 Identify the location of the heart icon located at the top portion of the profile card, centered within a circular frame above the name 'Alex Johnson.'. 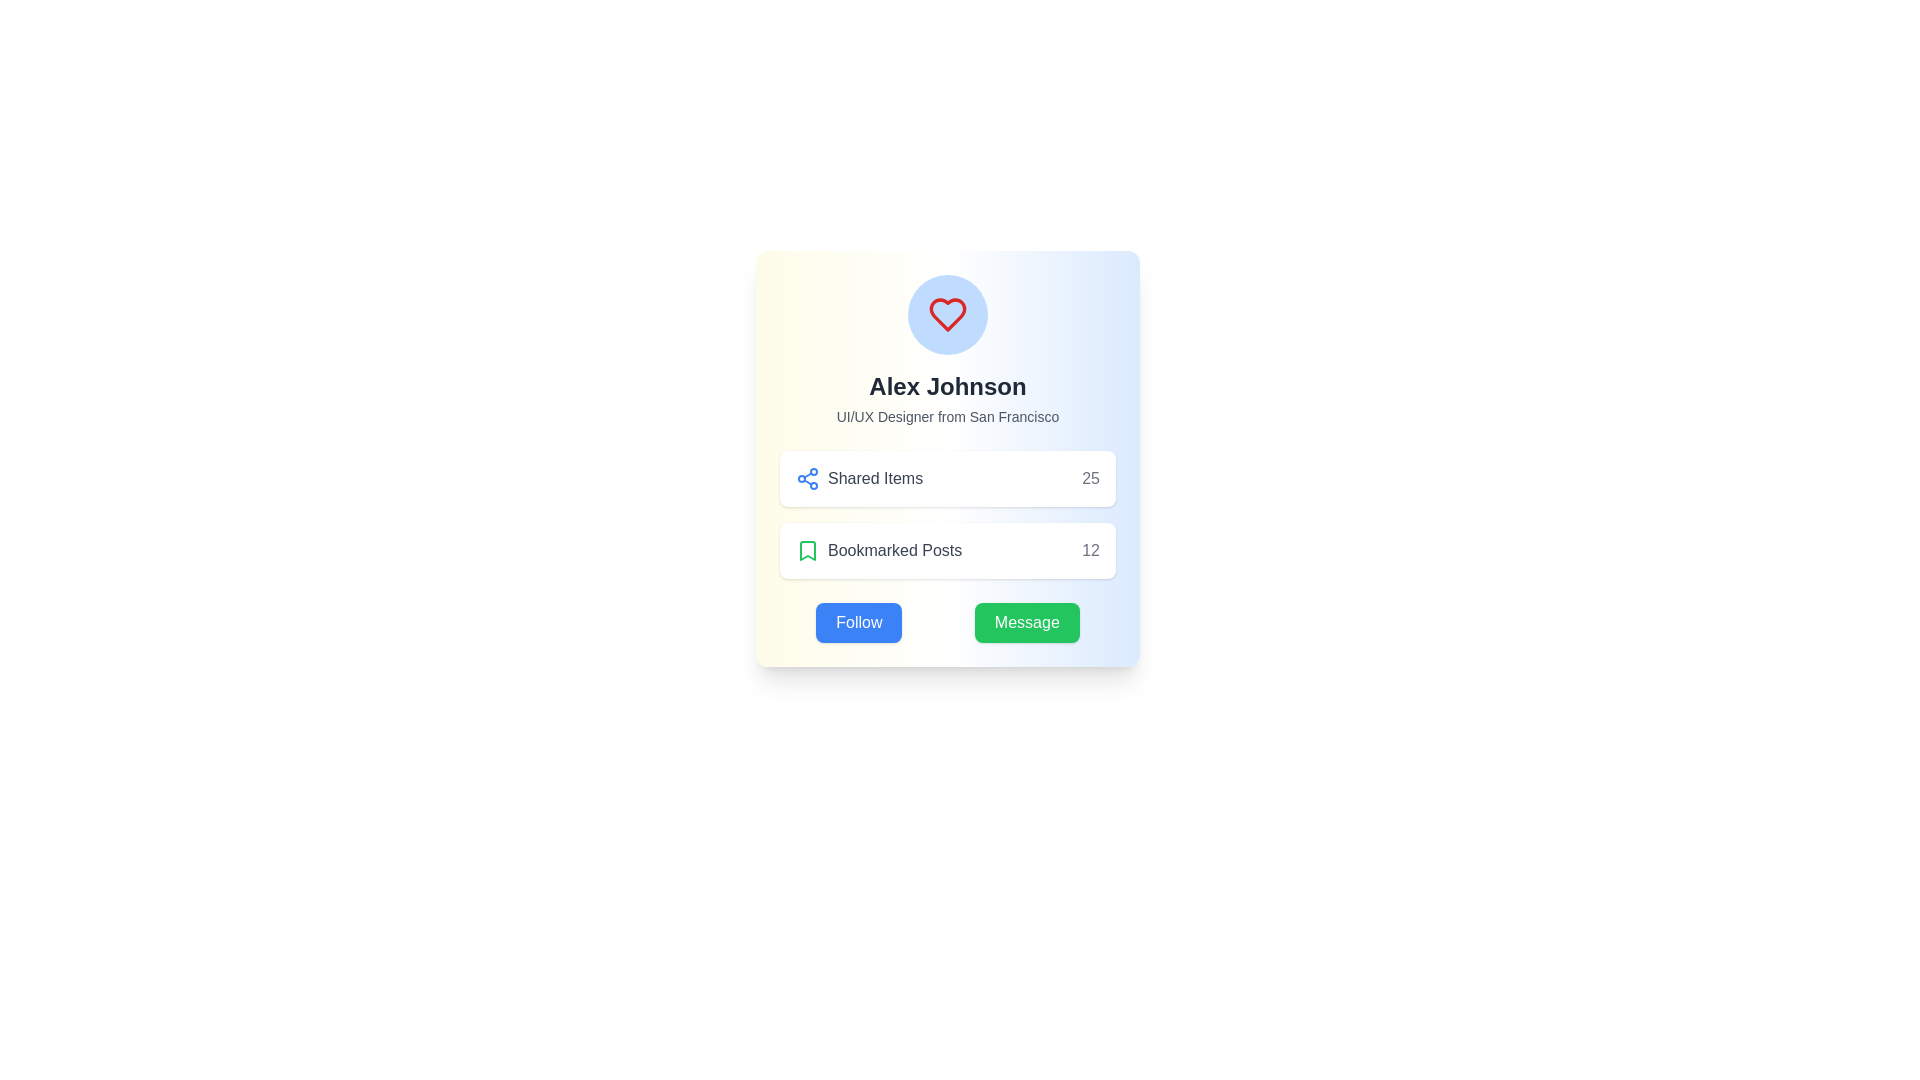
(947, 315).